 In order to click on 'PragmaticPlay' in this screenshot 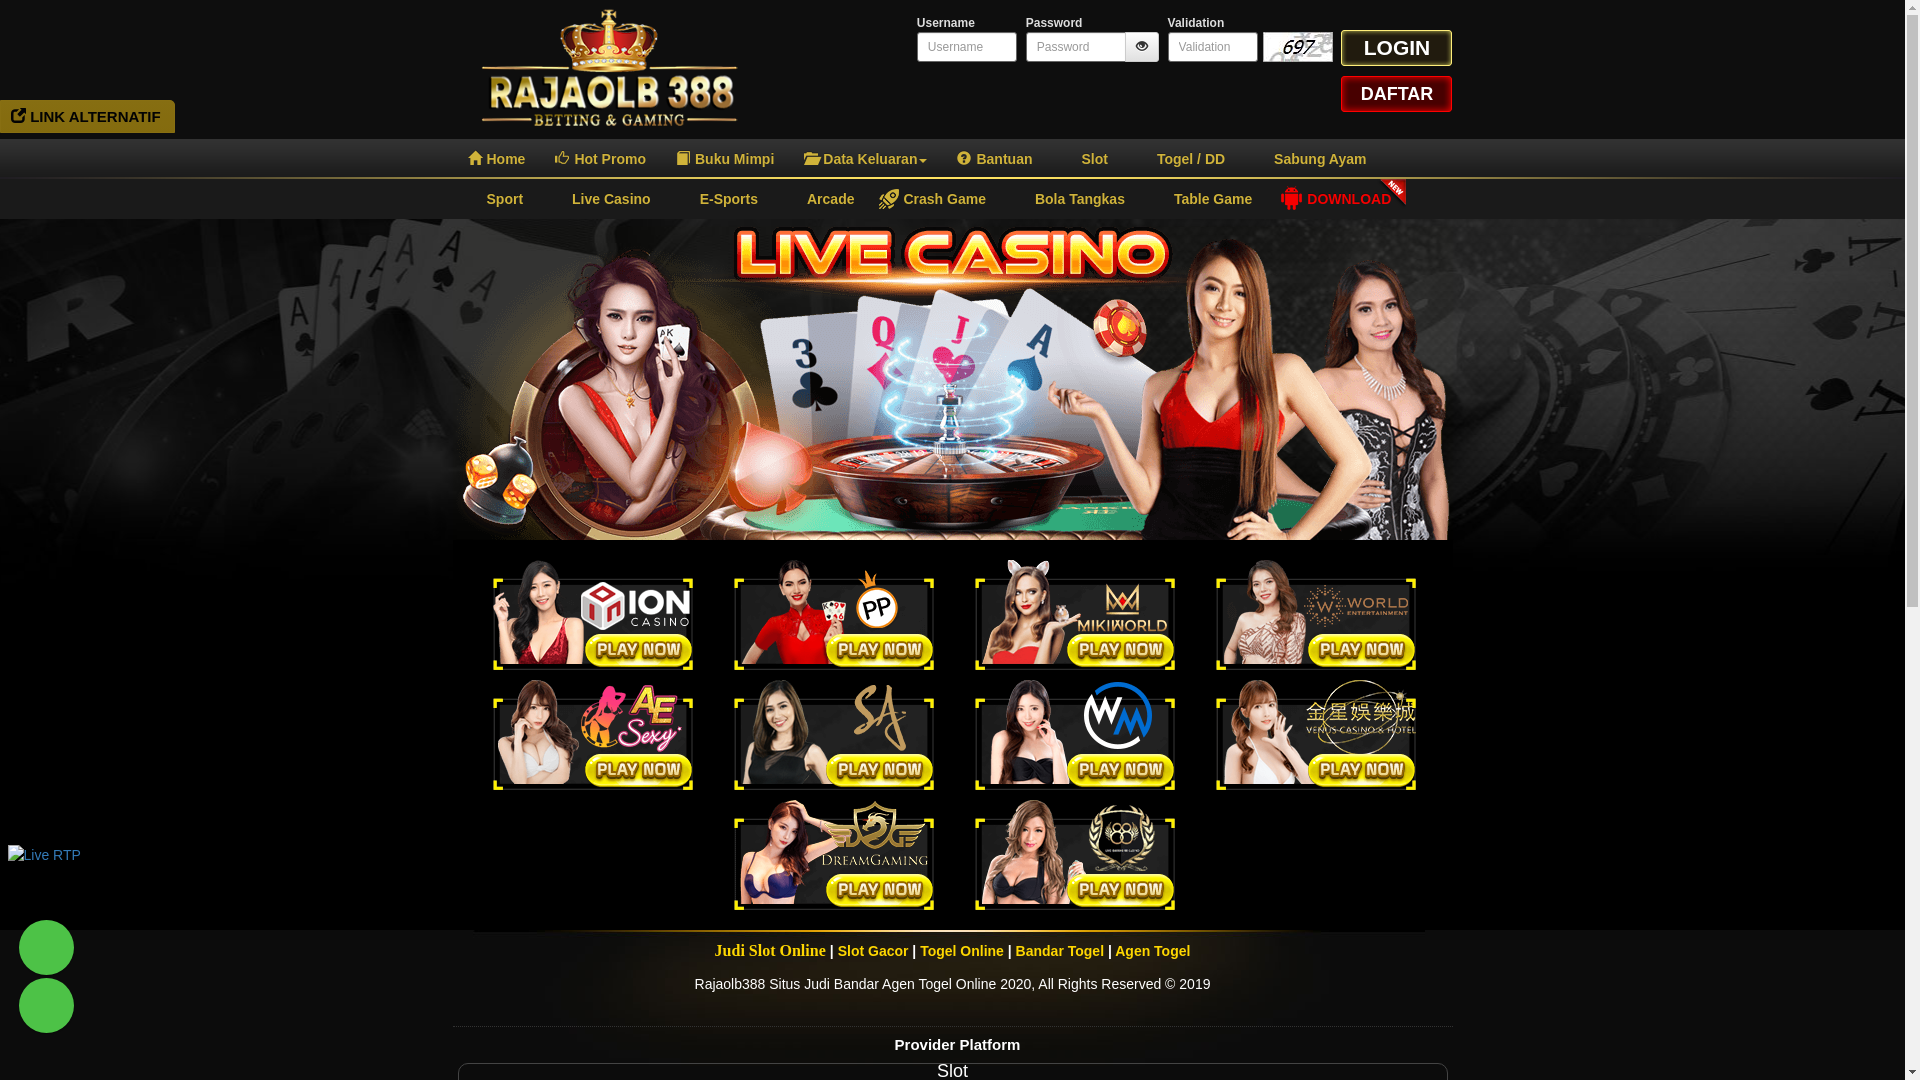, I will do `click(834, 613)`.